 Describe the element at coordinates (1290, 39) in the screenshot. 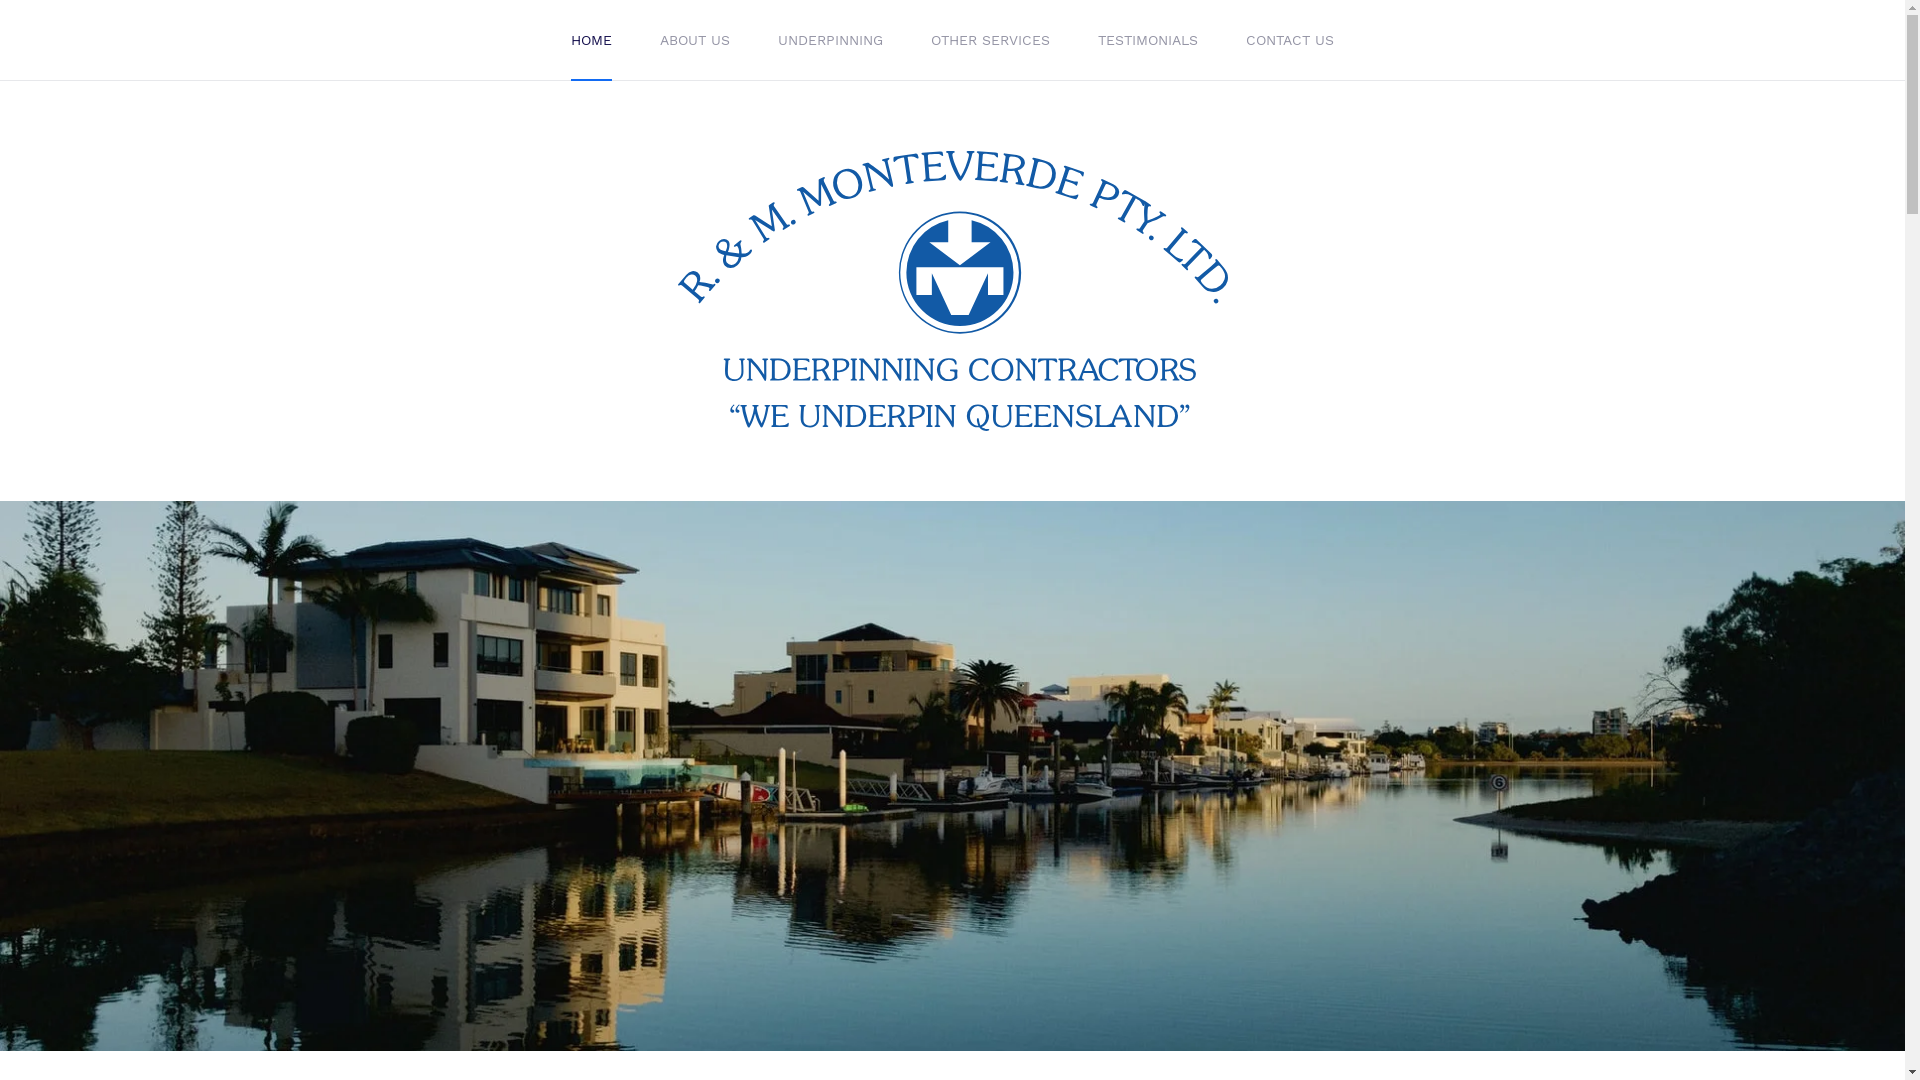

I see `'CONTACT US'` at that location.